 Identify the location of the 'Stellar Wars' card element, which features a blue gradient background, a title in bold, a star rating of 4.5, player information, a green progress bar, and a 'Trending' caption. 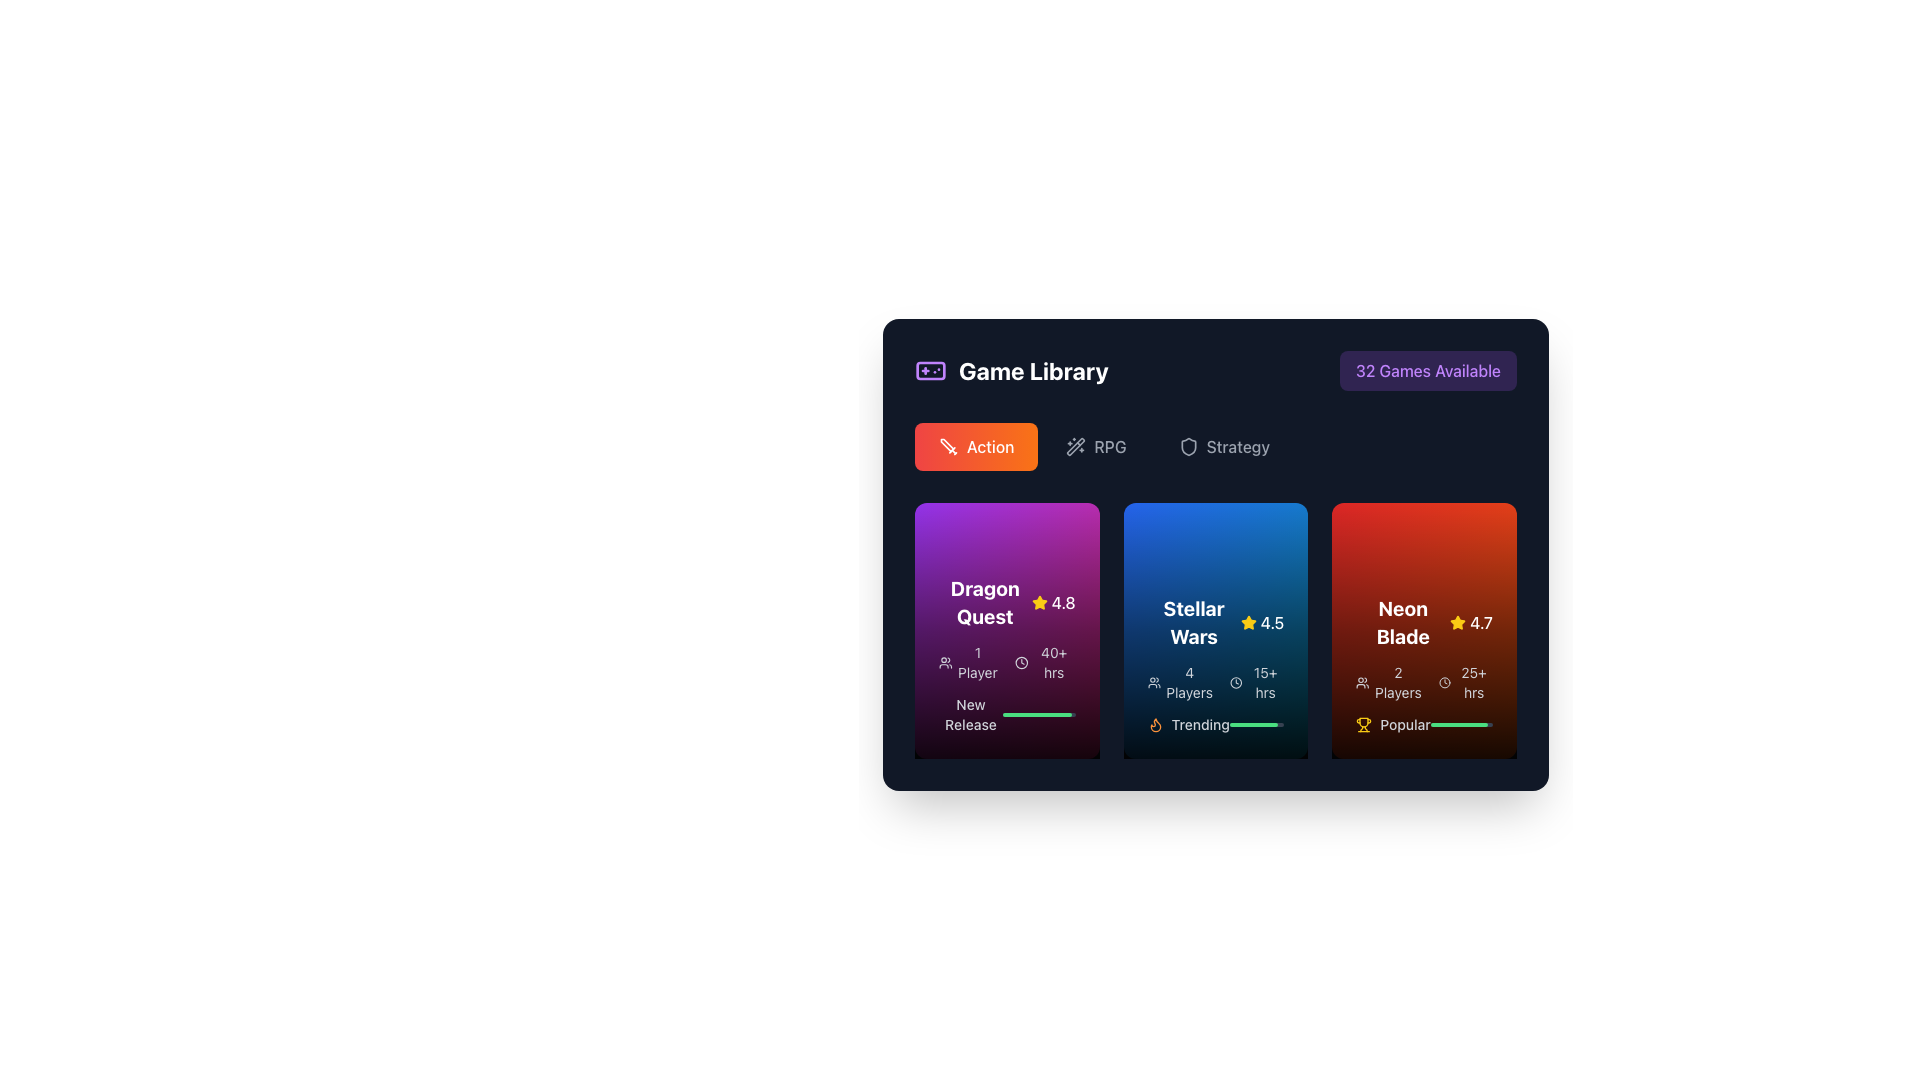
(1214, 631).